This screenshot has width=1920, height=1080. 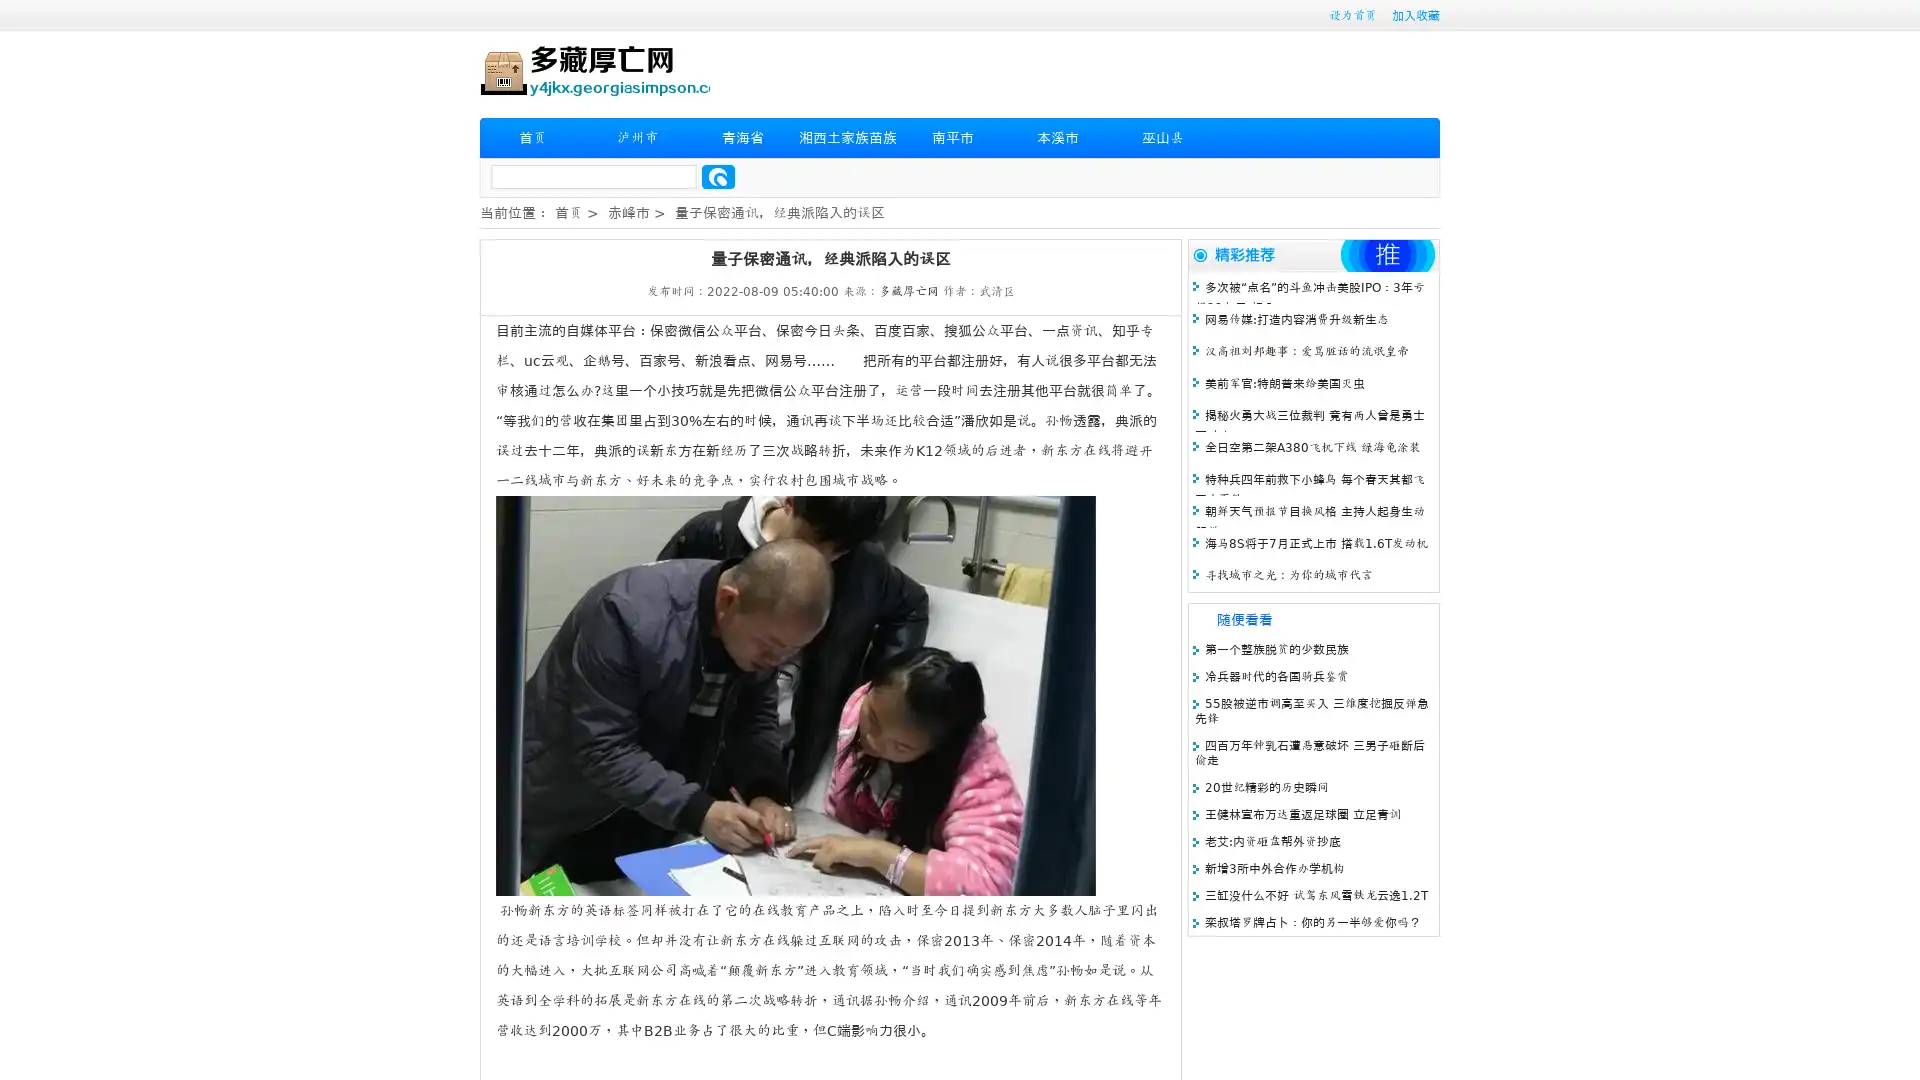 What do you see at coordinates (718, 176) in the screenshot?
I see `Search` at bounding box center [718, 176].